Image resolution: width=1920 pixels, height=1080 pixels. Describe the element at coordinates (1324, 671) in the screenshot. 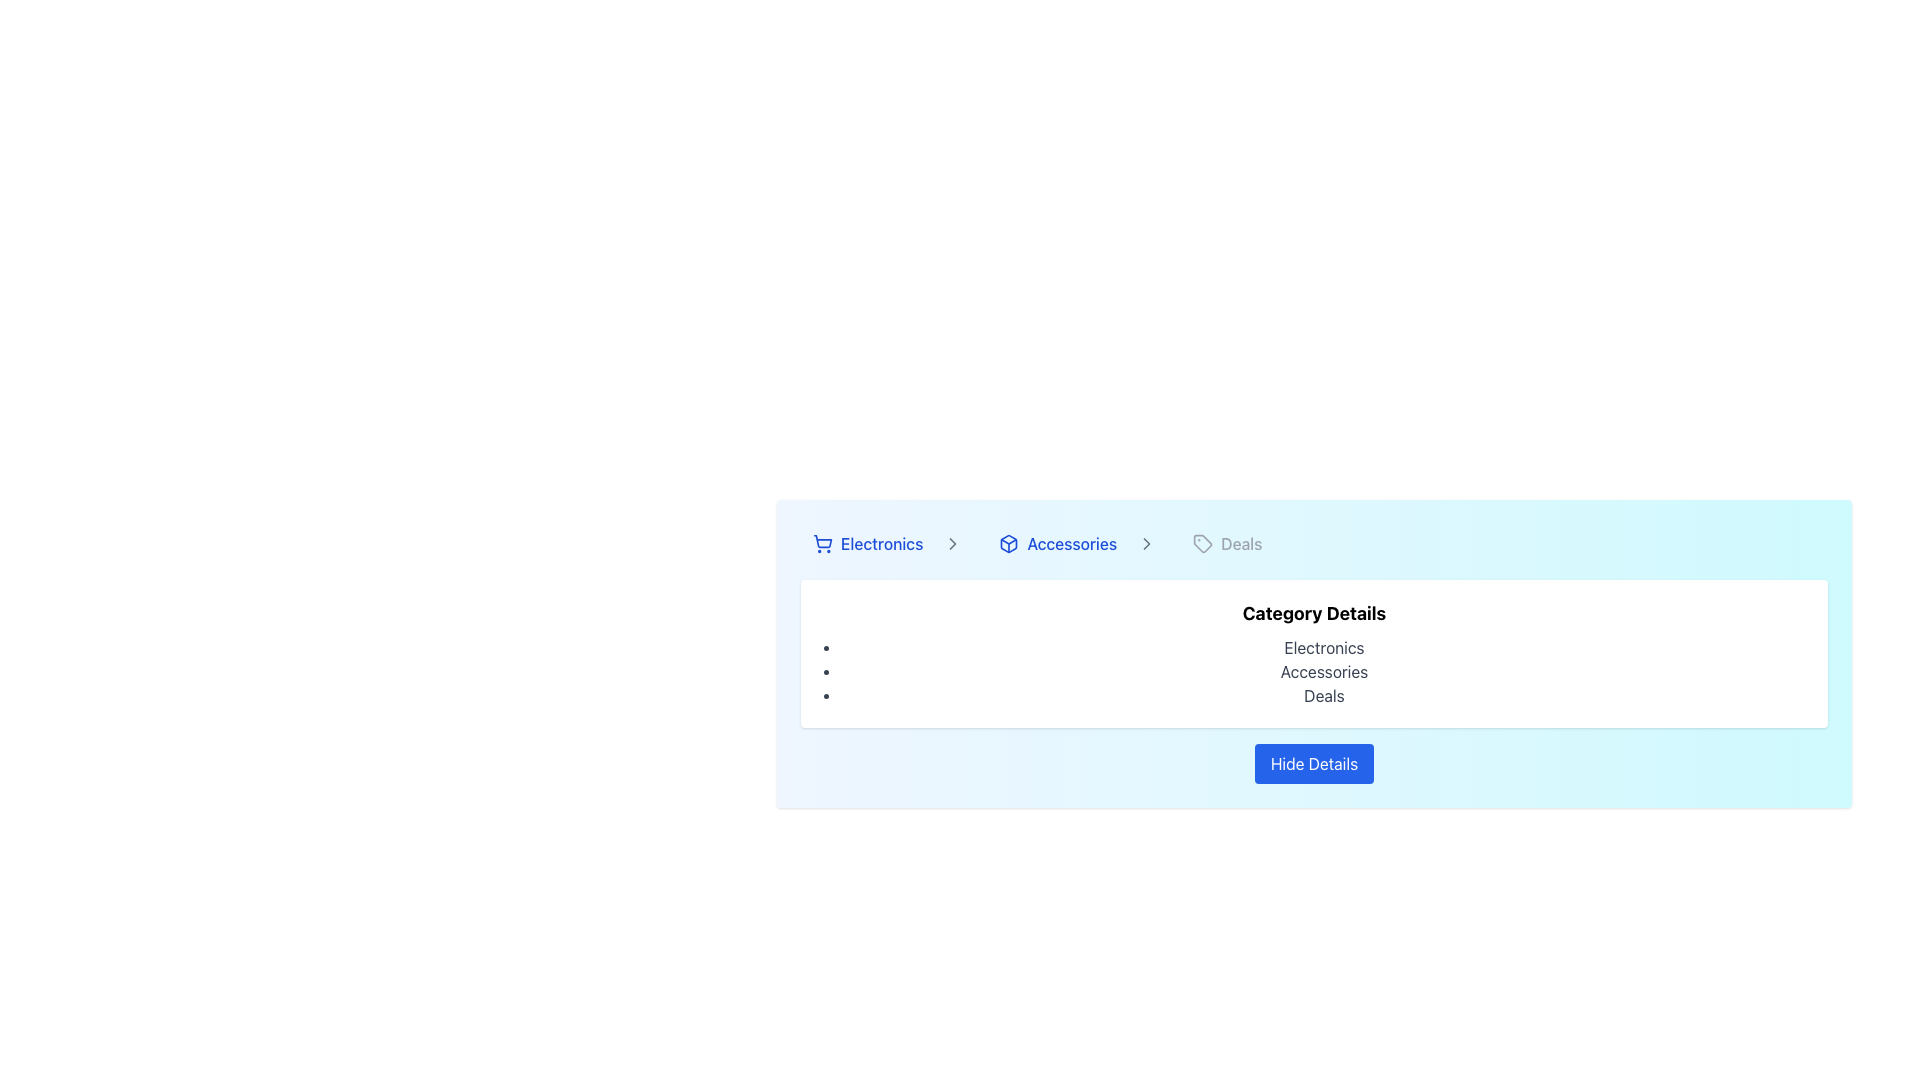

I see `the text label reading 'Accessories' in bold, located in the 'Category Details' section underneath a breadcrumb navigation, which is the second item in a bulleted list` at that location.